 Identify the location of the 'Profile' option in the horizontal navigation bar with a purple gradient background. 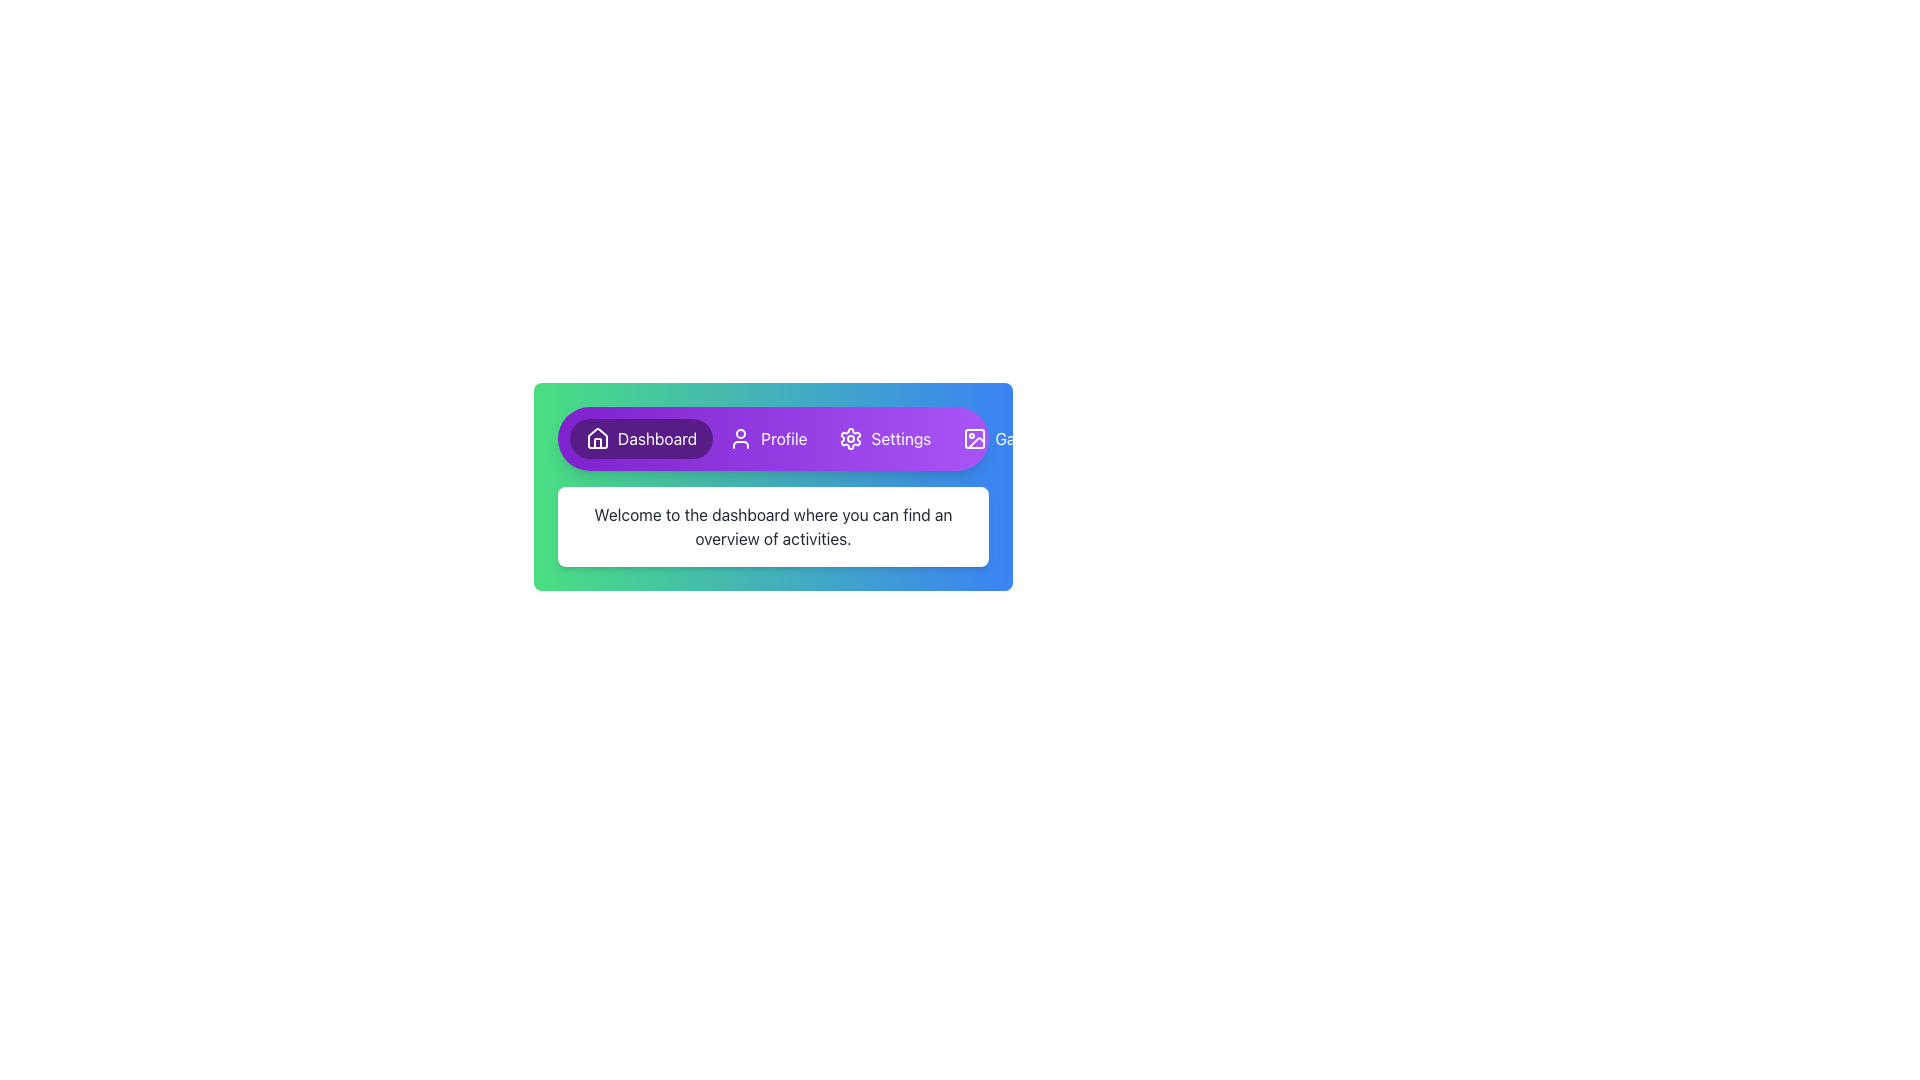
(772, 438).